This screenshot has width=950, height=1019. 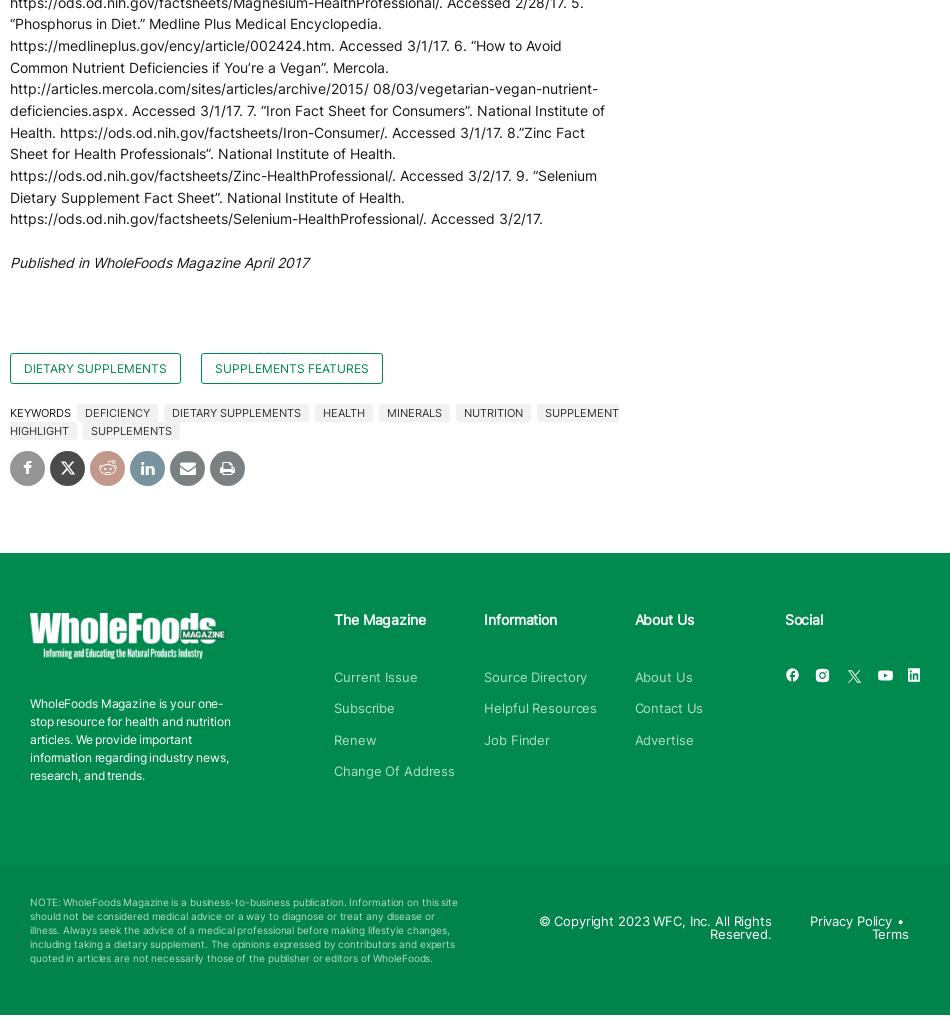 What do you see at coordinates (493, 412) in the screenshot?
I see `'nutrition'` at bounding box center [493, 412].